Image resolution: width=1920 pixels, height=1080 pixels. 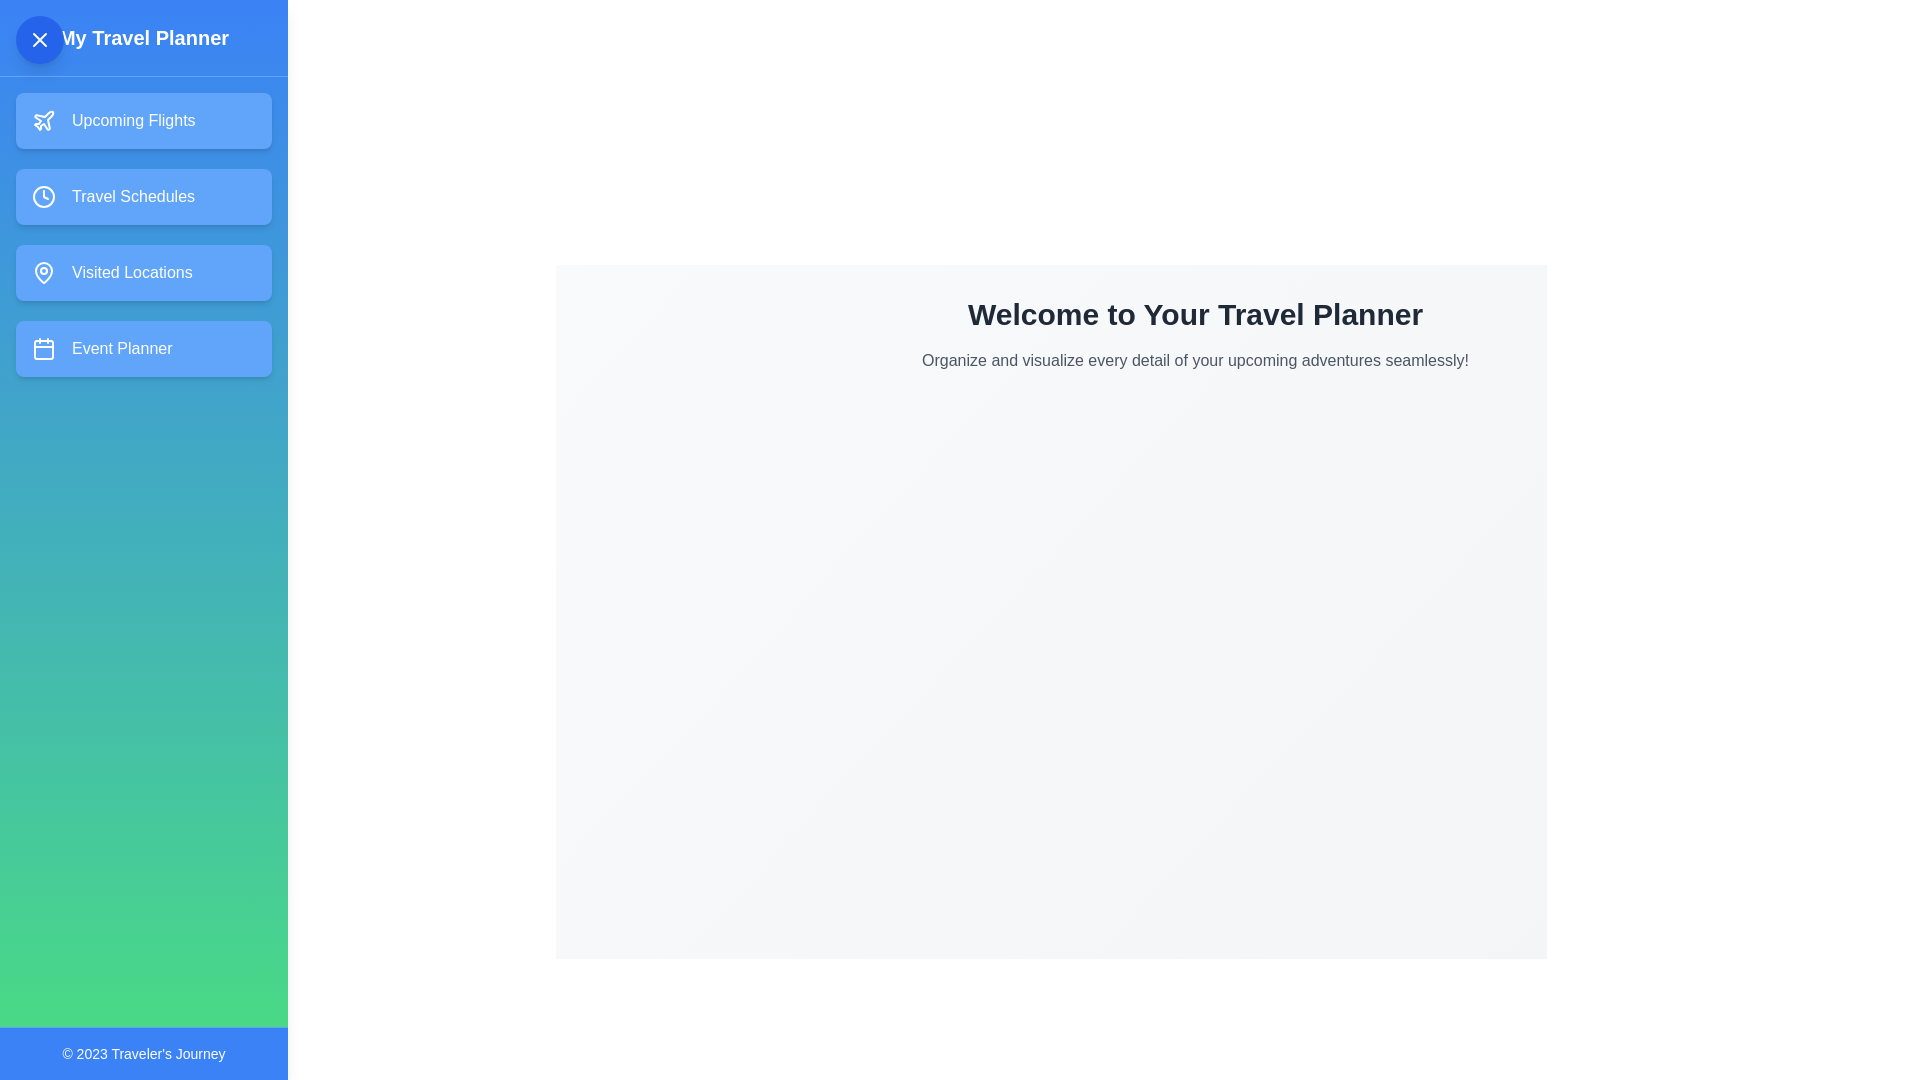 What do you see at coordinates (39, 39) in the screenshot?
I see `the diagonal cross mark icon located at the center of the top-left menu icon` at bounding box center [39, 39].